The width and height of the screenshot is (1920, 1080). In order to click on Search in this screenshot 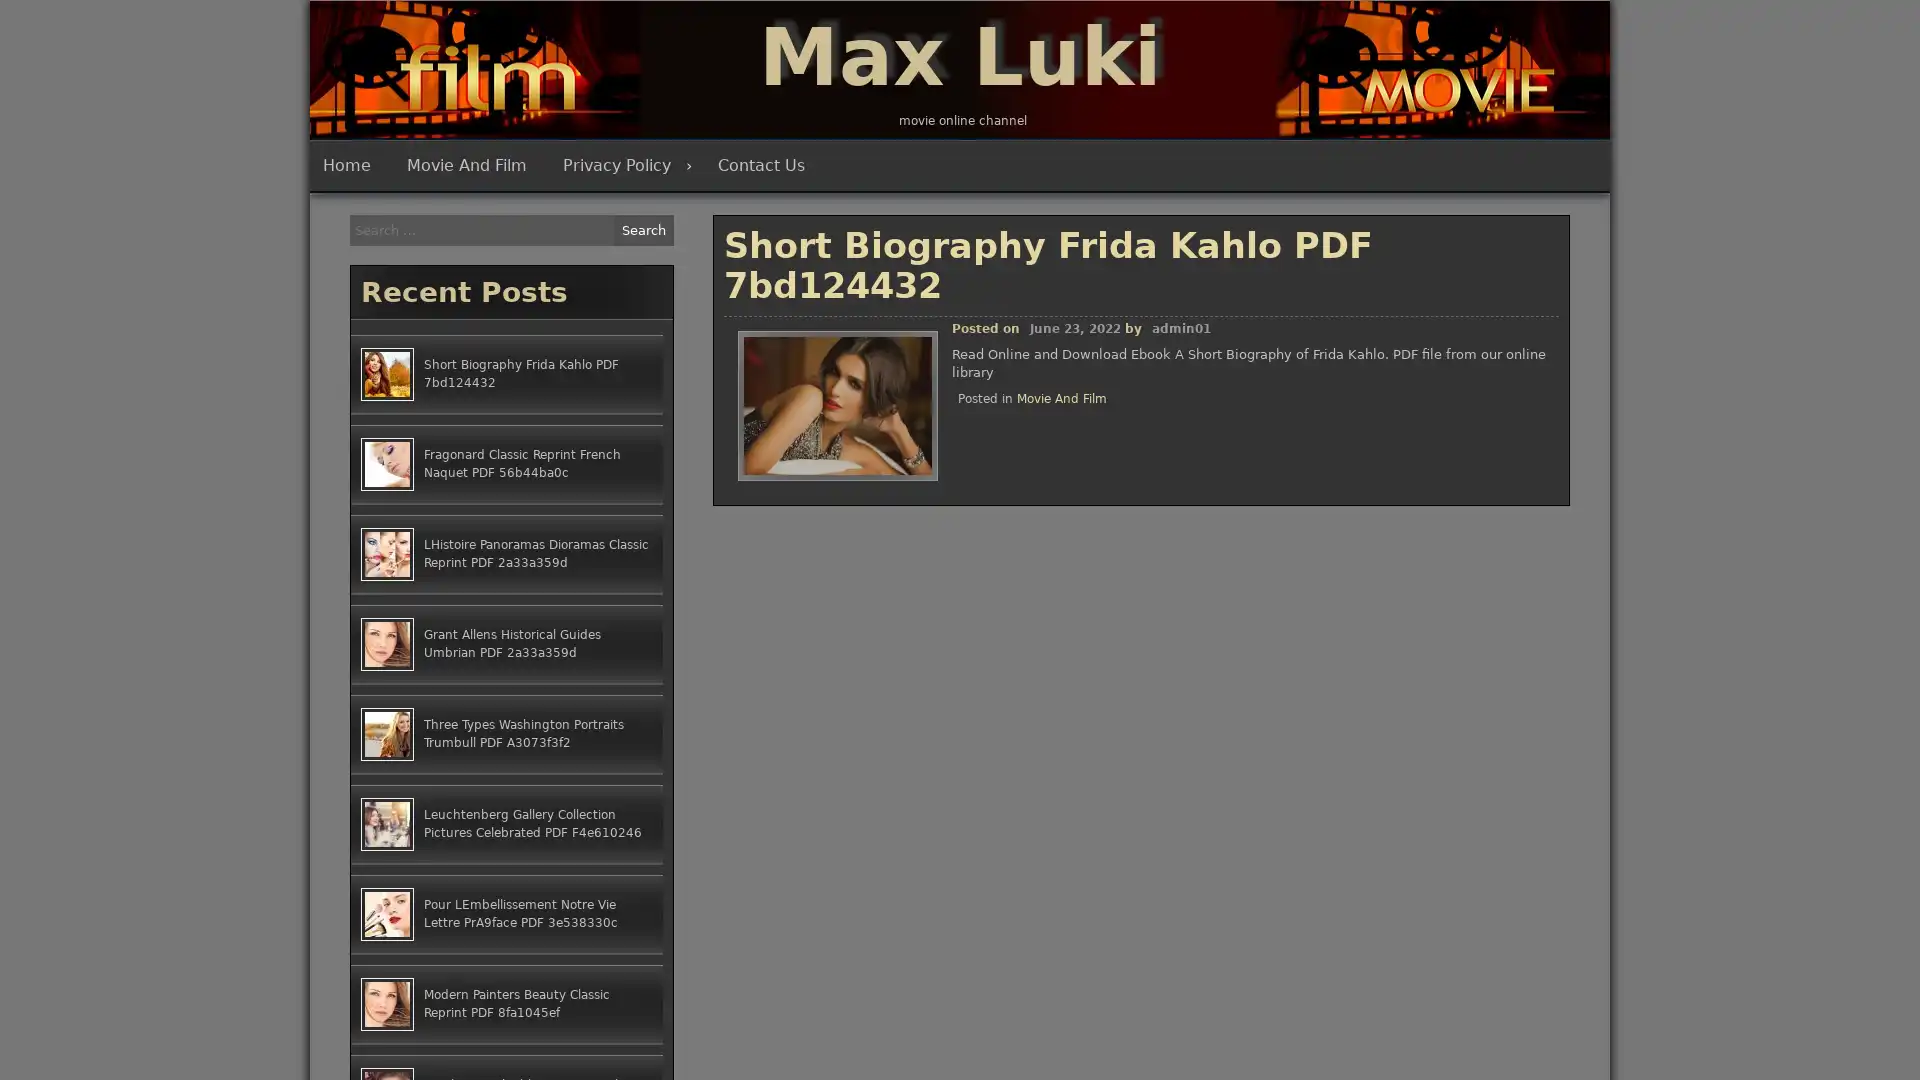, I will do `click(643, 229)`.